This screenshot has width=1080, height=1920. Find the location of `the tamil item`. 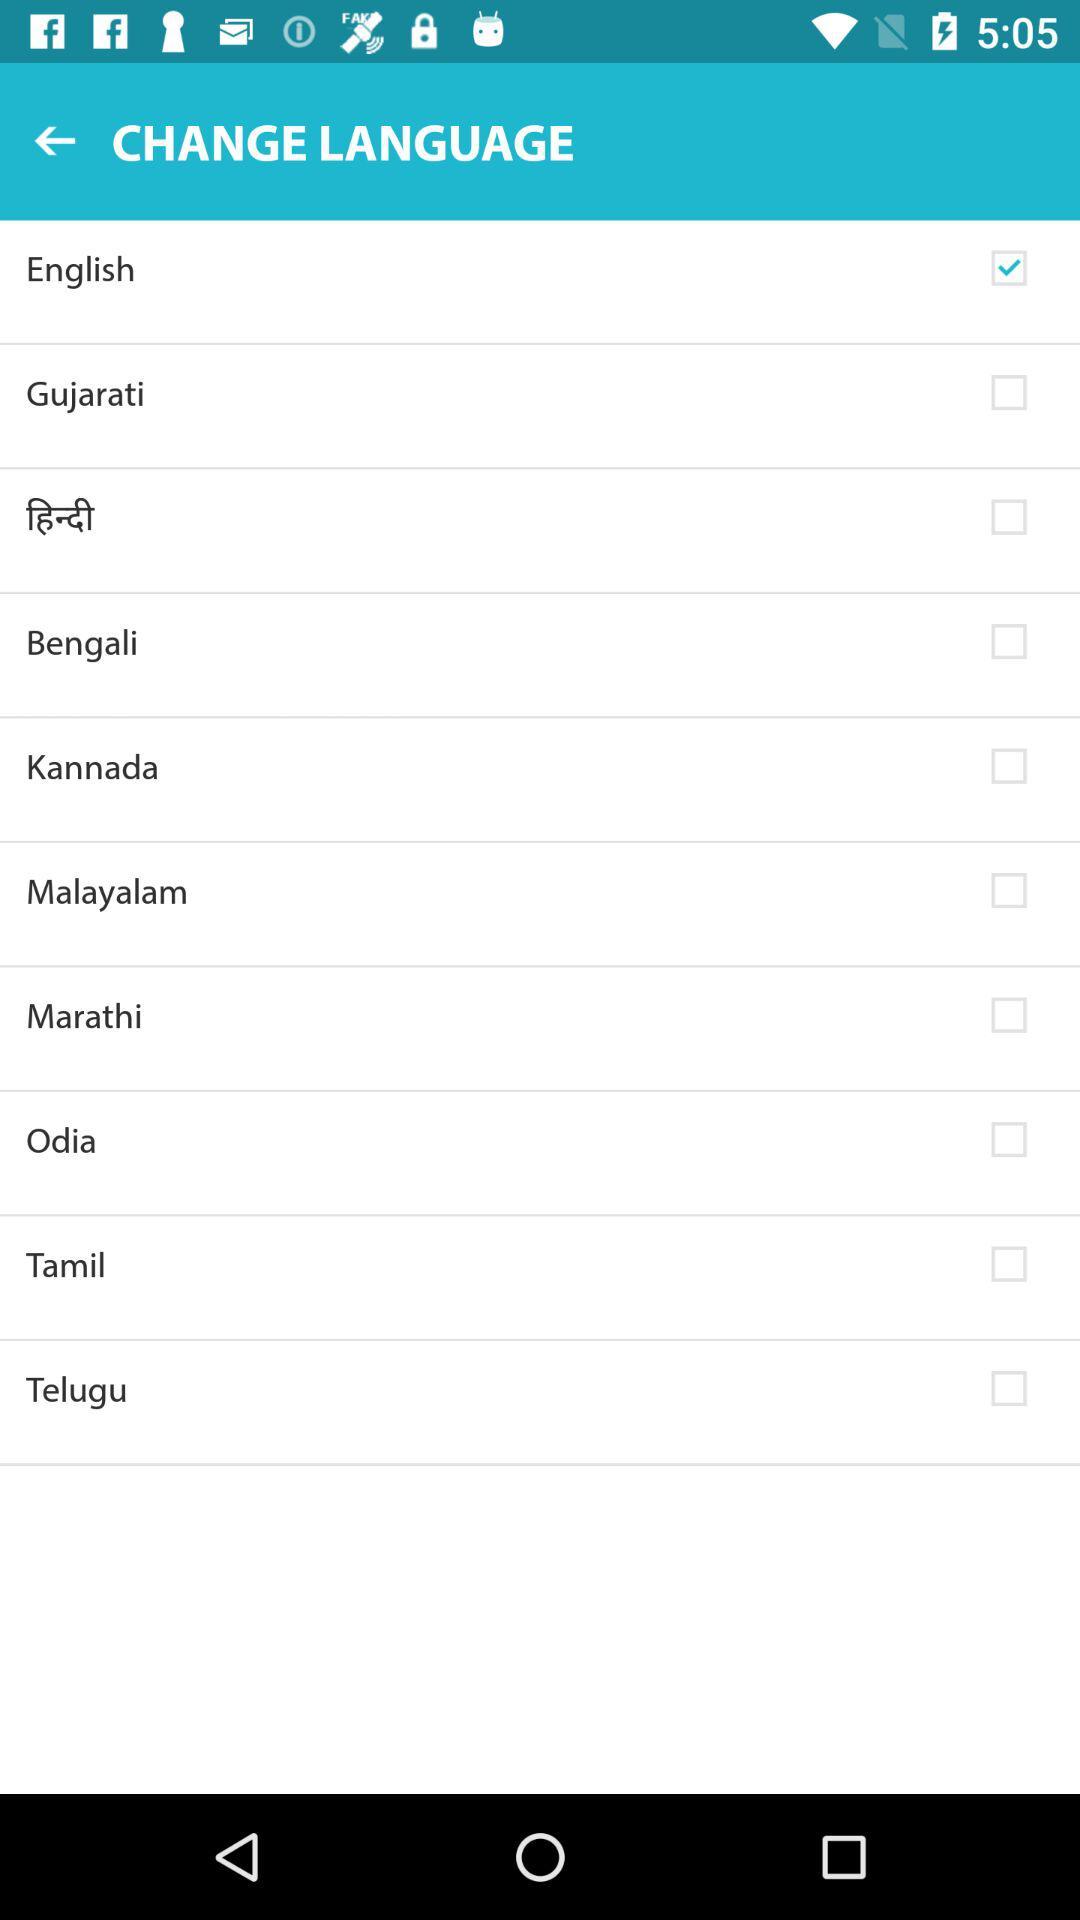

the tamil item is located at coordinates (495, 1263).